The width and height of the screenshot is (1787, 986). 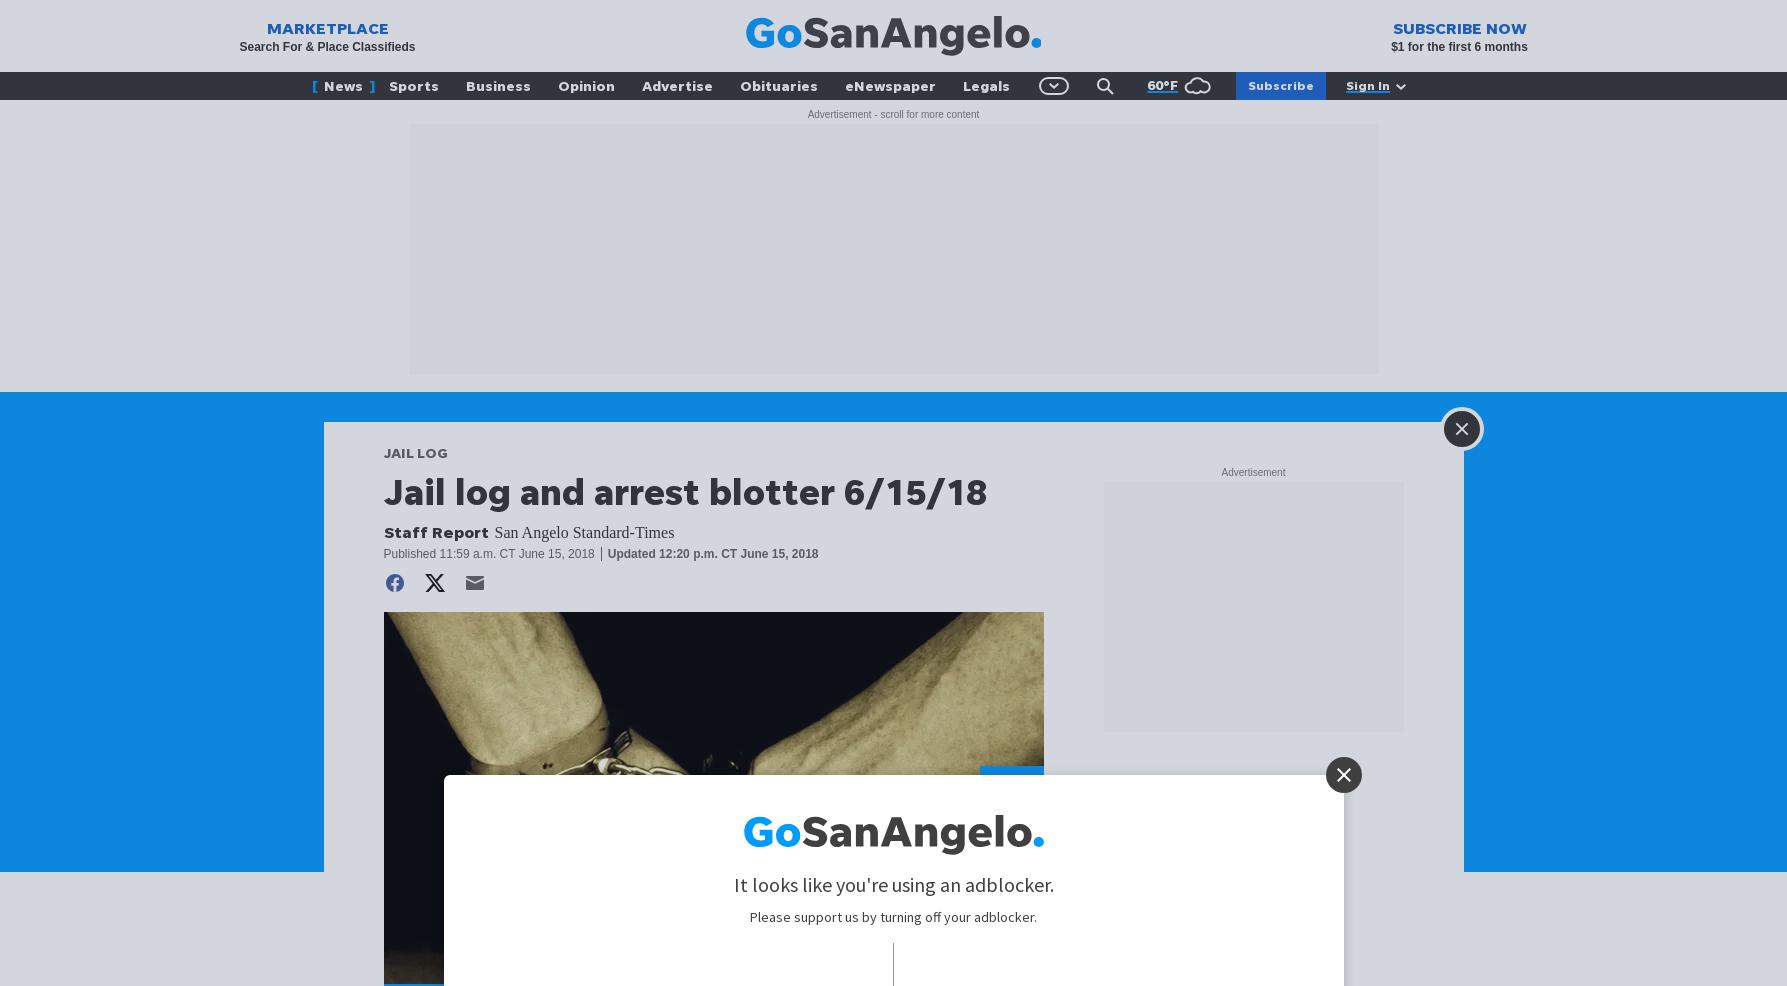 I want to click on 'Staff Report', so click(x=435, y=531).